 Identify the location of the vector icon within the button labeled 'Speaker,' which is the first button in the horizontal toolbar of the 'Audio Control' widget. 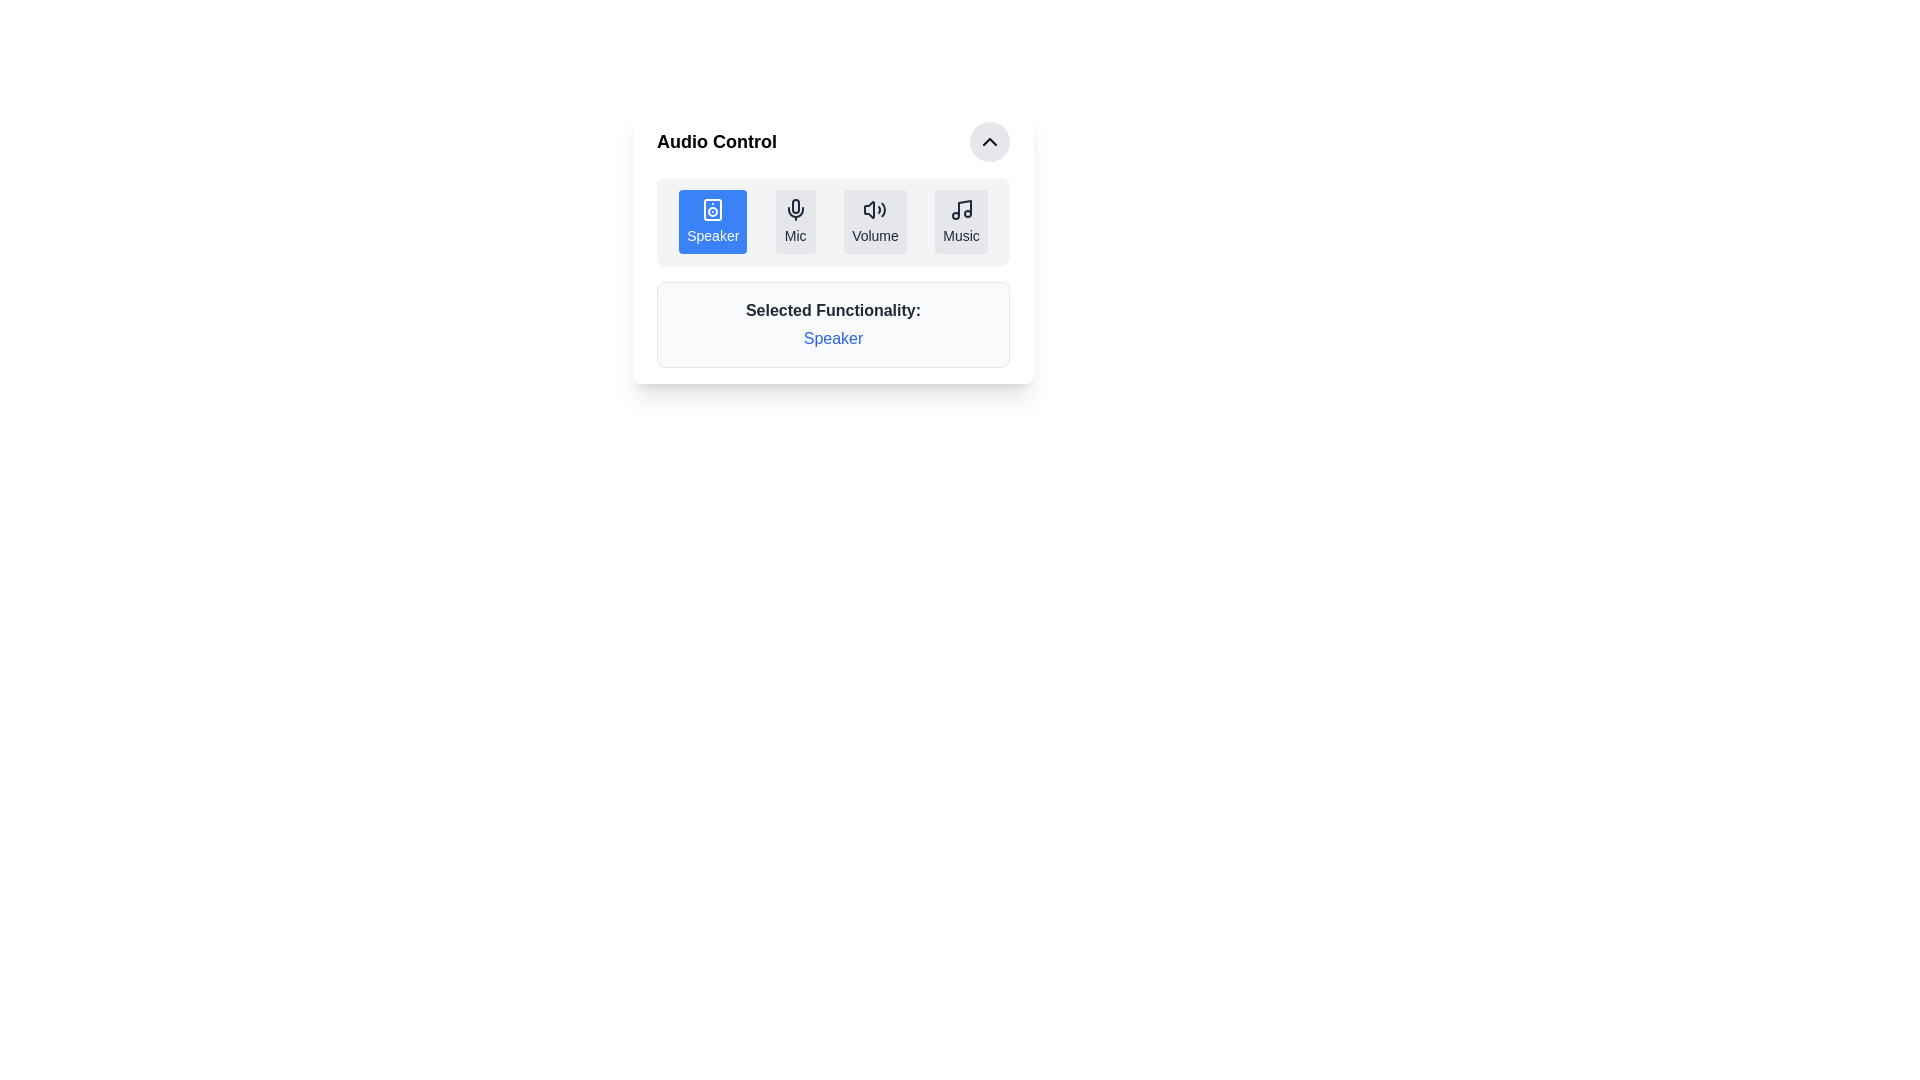
(713, 209).